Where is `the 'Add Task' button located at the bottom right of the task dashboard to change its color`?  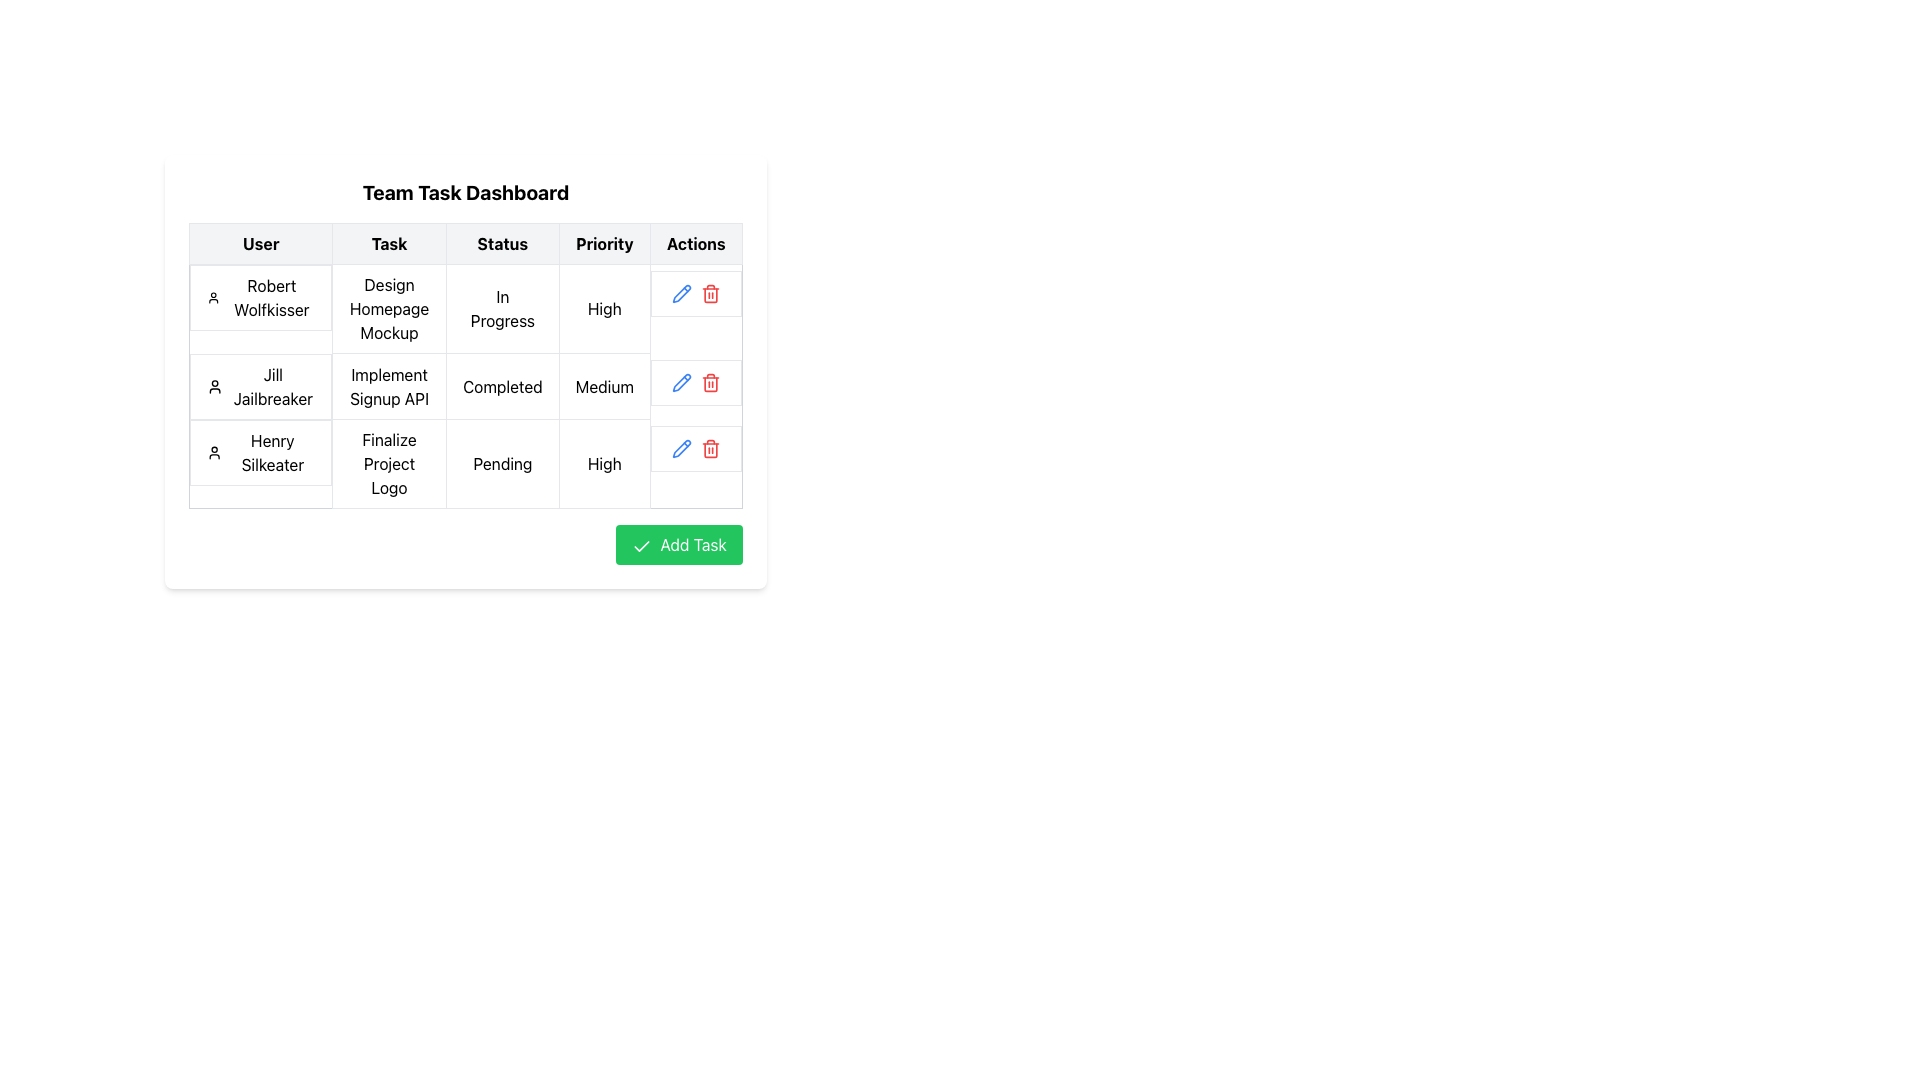 the 'Add Task' button located at the bottom right of the task dashboard to change its color is located at coordinates (679, 544).